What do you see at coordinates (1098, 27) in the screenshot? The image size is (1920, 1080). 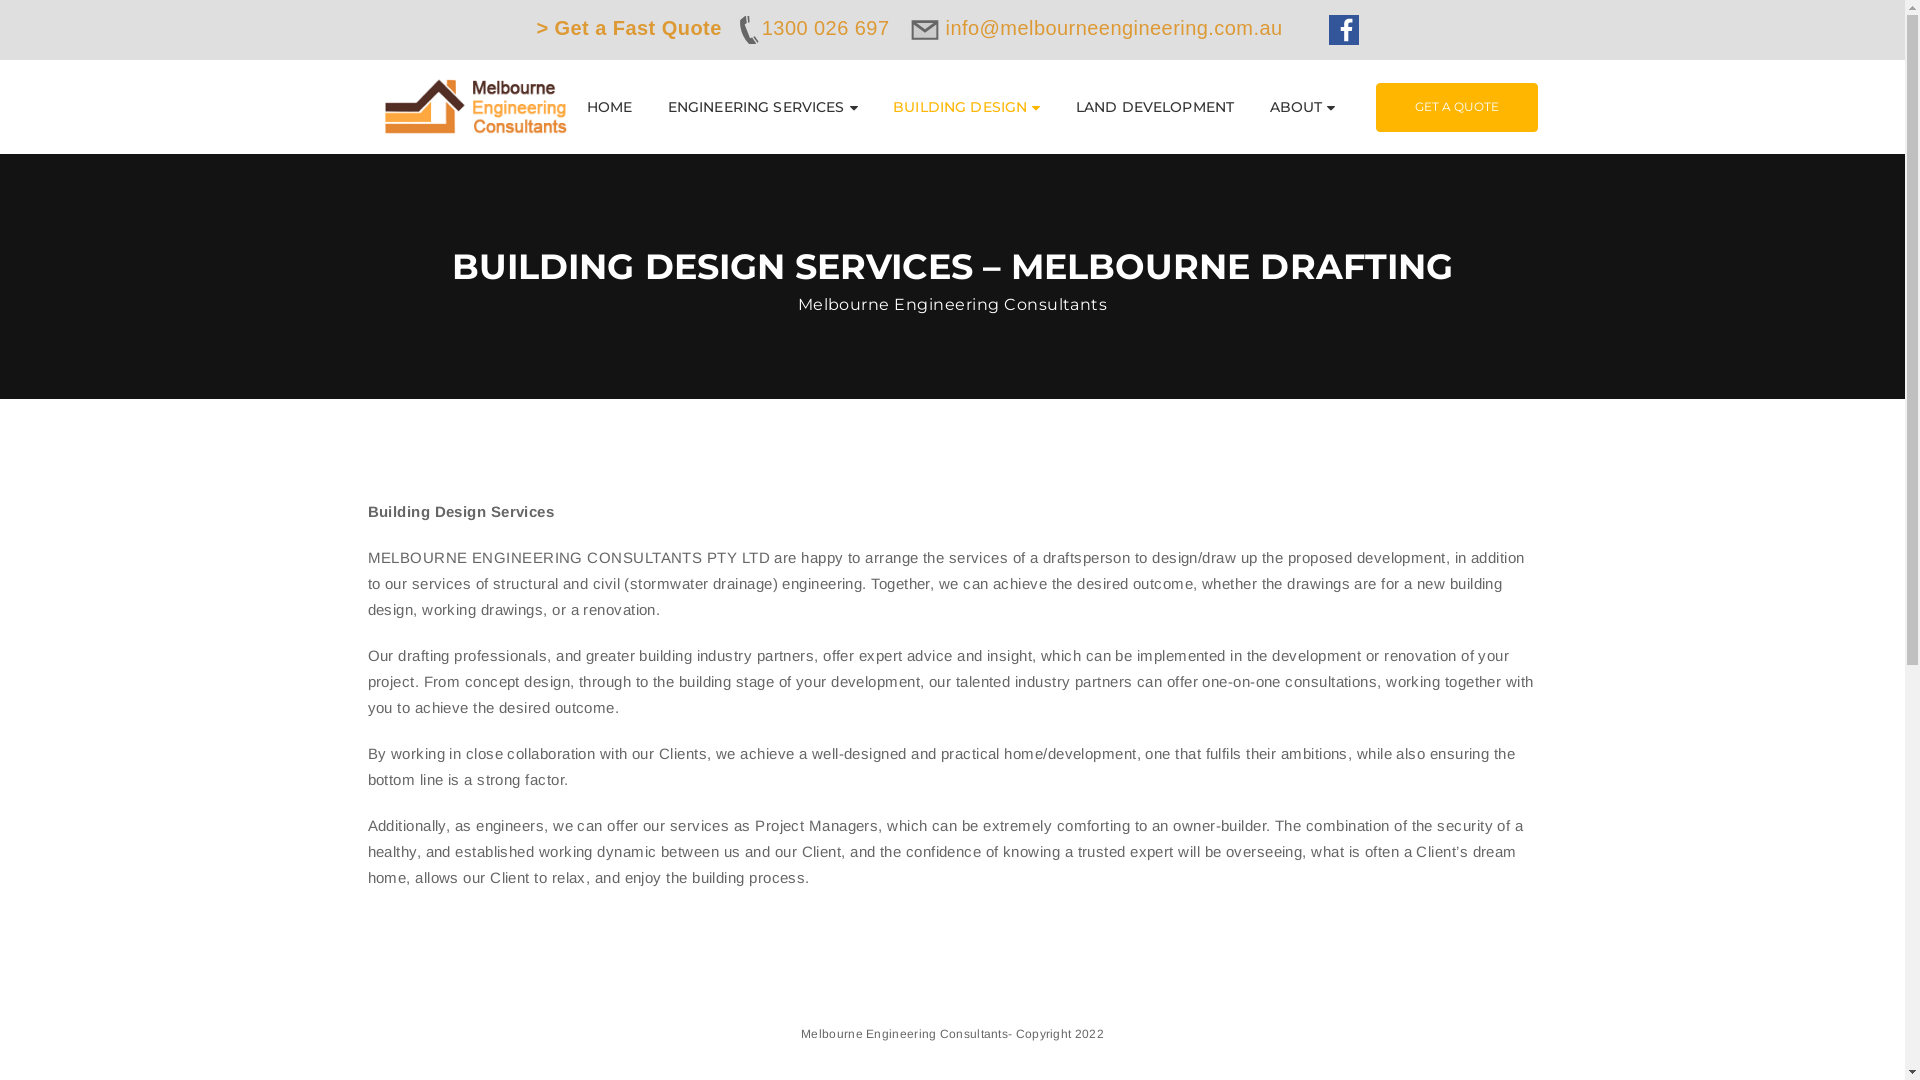 I see `'info@melbourneengineering.com.au'` at bounding box center [1098, 27].